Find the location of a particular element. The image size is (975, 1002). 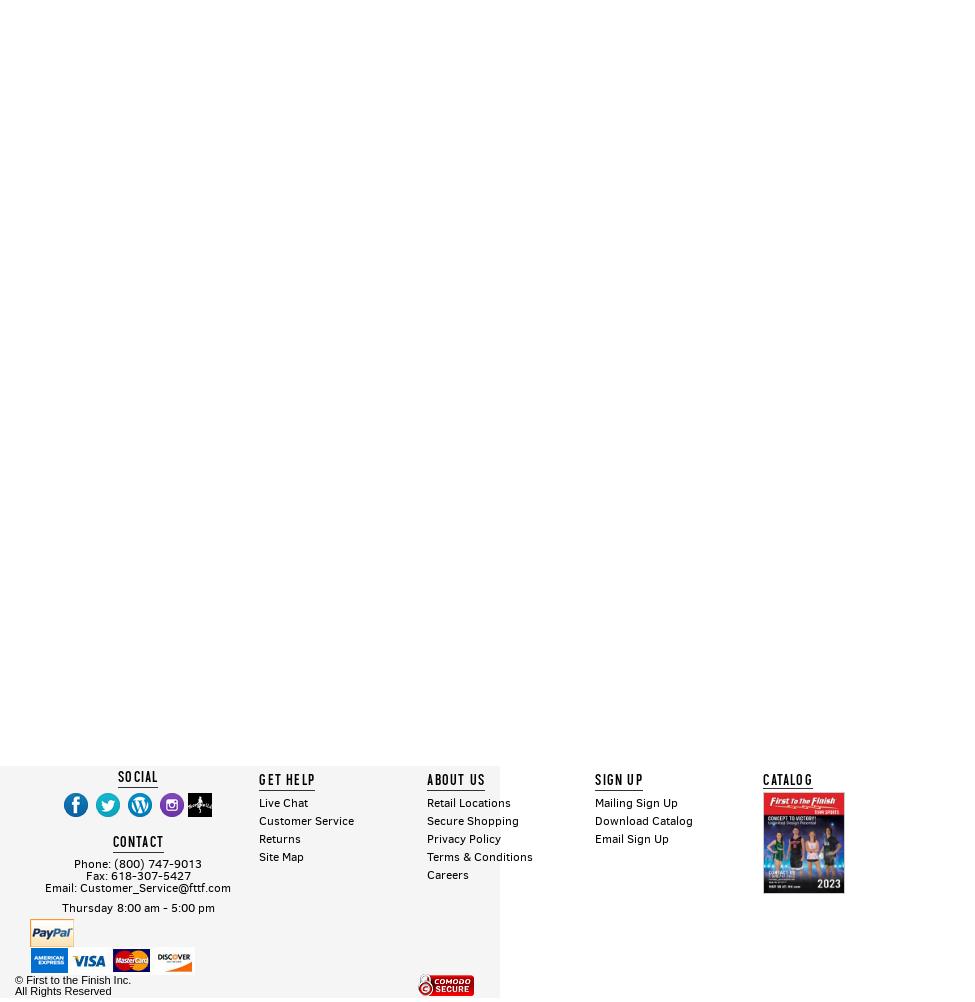

'Privacy Policy' is located at coordinates (426, 838).